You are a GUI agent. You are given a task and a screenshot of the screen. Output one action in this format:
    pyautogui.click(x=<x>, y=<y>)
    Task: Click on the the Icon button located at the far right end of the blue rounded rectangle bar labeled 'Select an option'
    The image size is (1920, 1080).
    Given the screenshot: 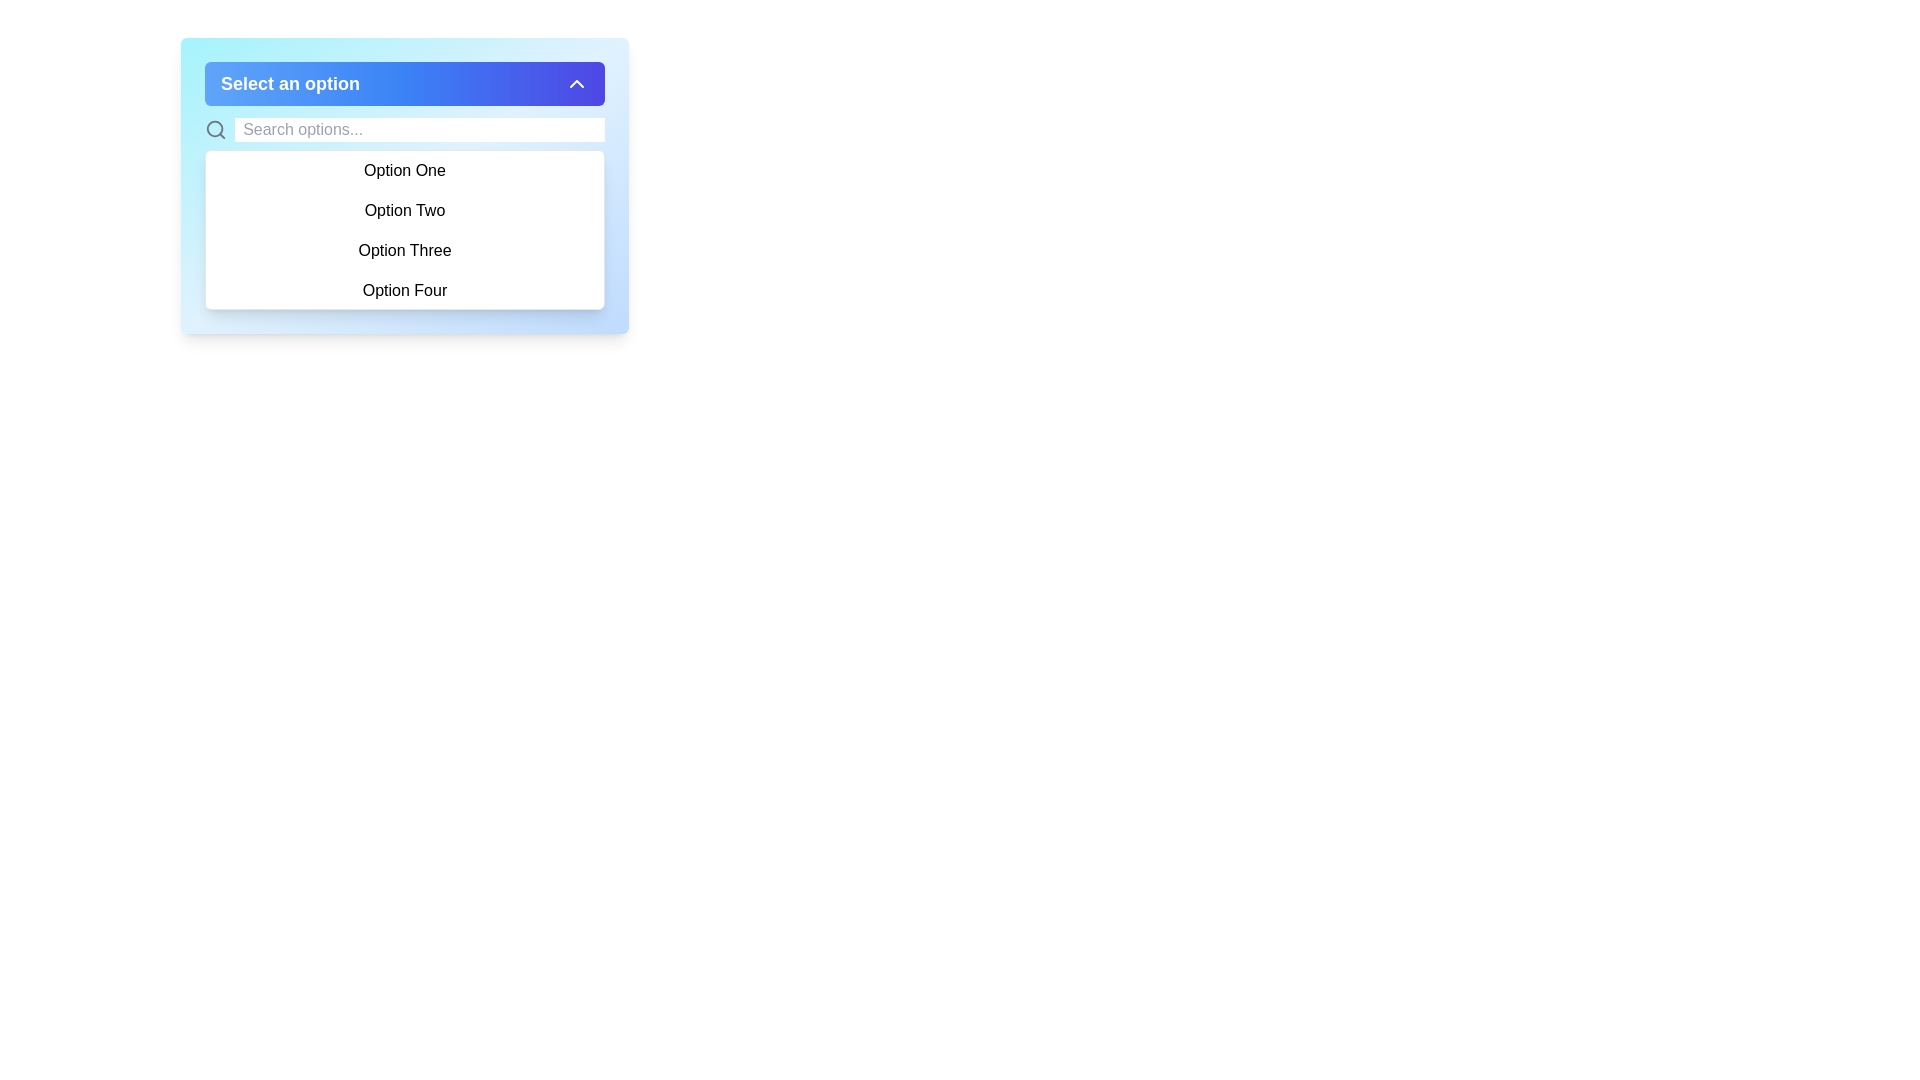 What is the action you would take?
    pyautogui.click(x=575, y=83)
    